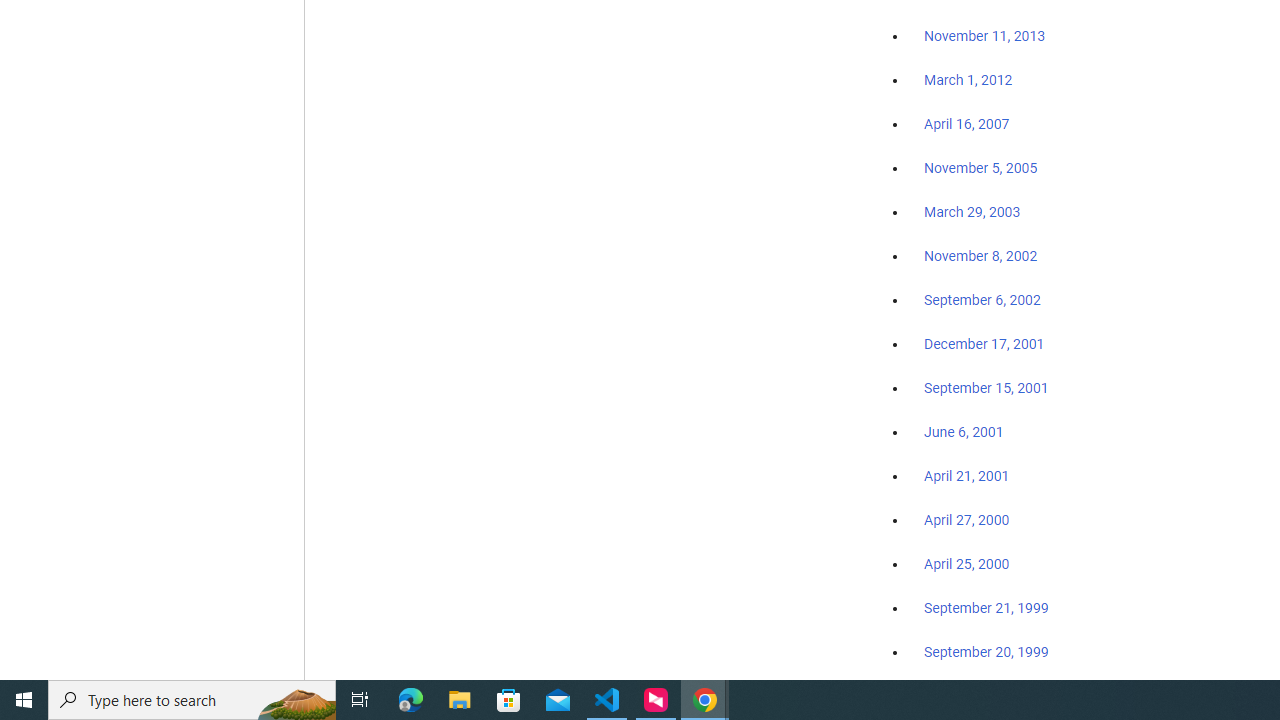 This screenshot has width=1280, height=720. What do you see at coordinates (968, 80) in the screenshot?
I see `'March 1, 2012'` at bounding box center [968, 80].